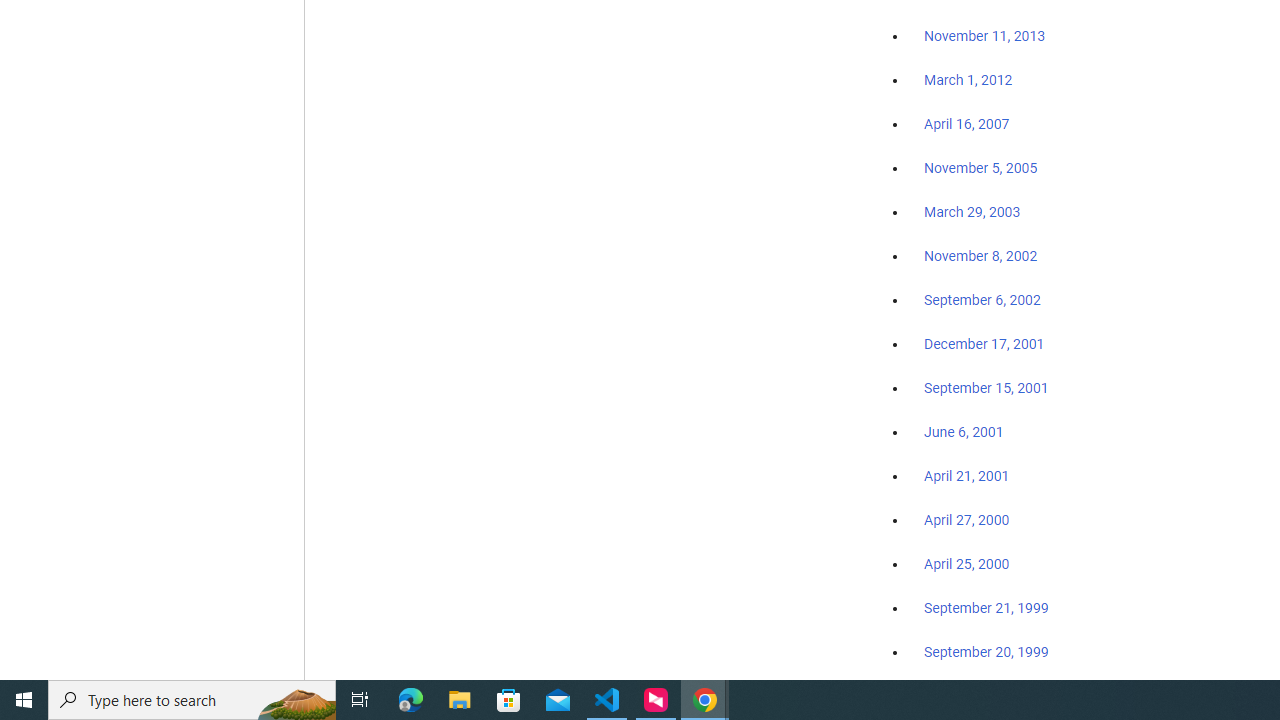 This screenshot has width=1280, height=720. What do you see at coordinates (968, 80) in the screenshot?
I see `'March 1, 2012'` at bounding box center [968, 80].